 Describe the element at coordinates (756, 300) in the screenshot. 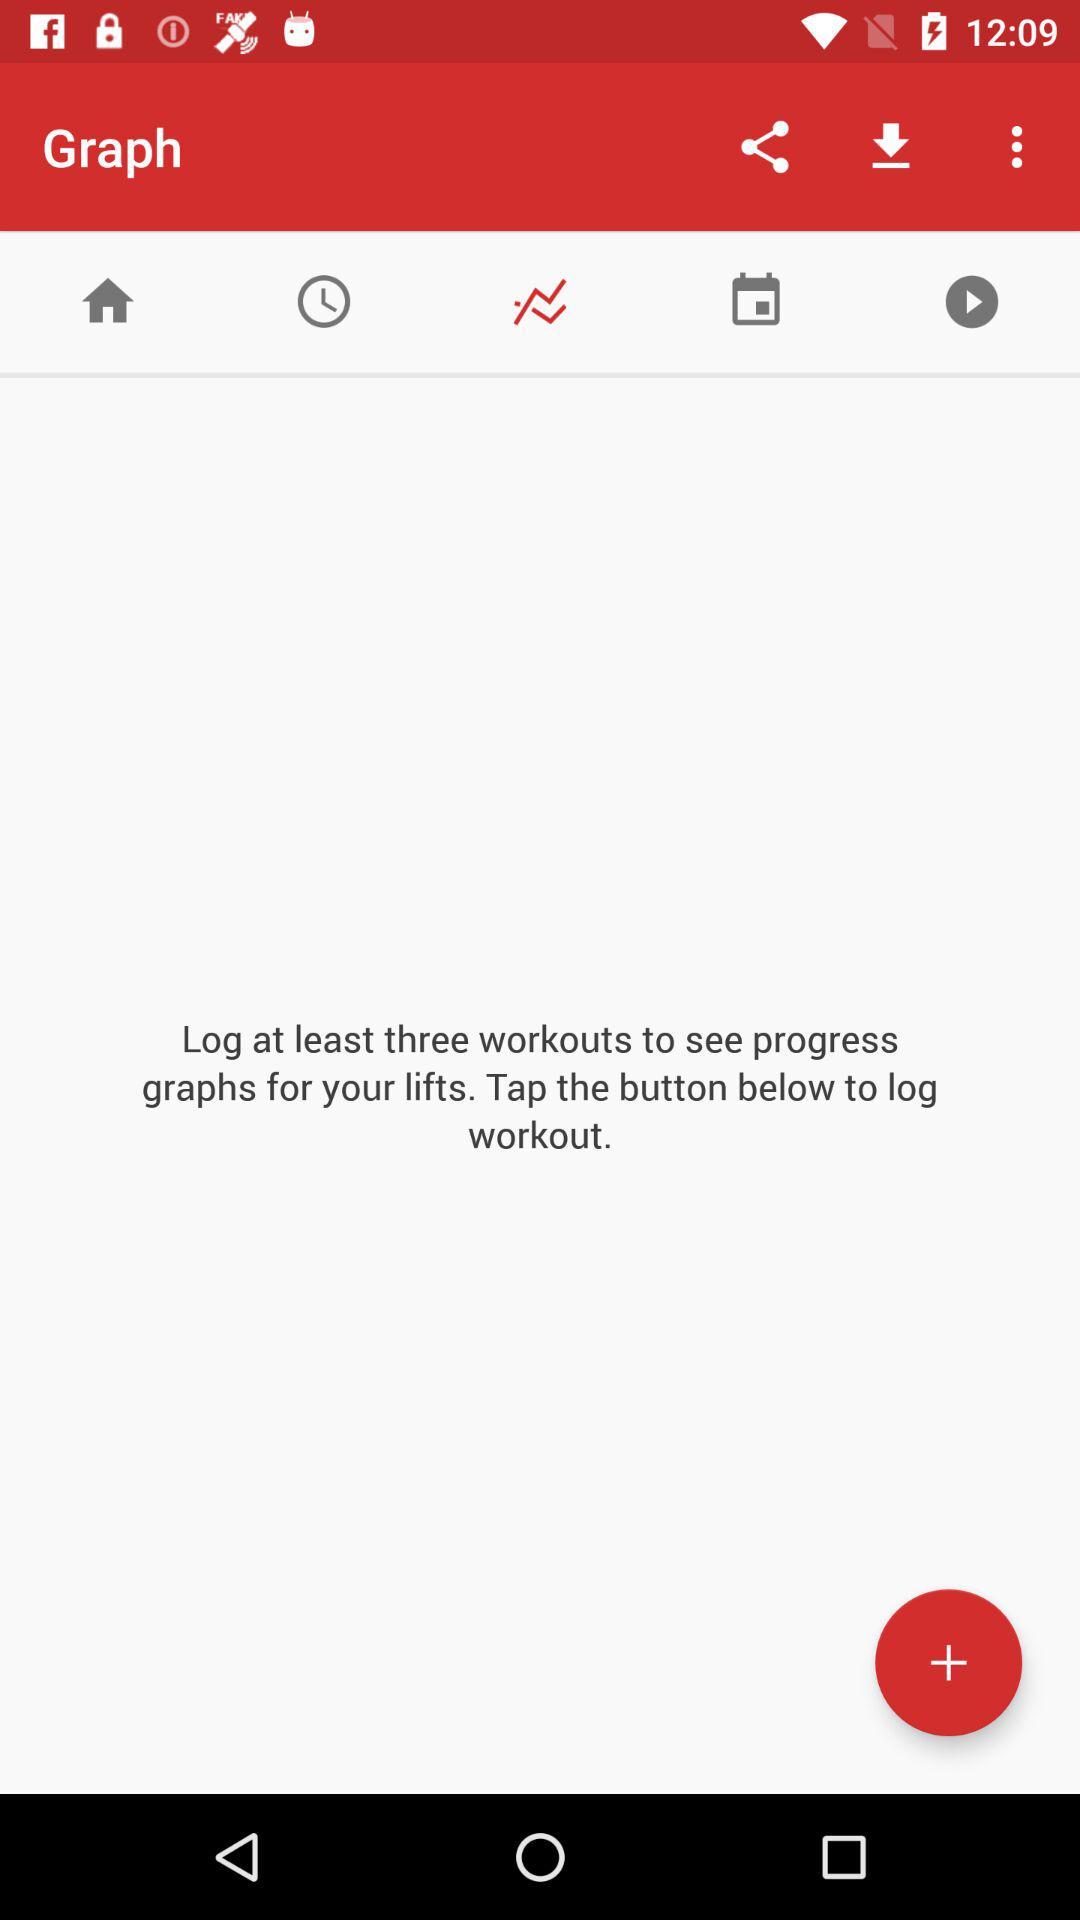

I see `calendar` at that location.